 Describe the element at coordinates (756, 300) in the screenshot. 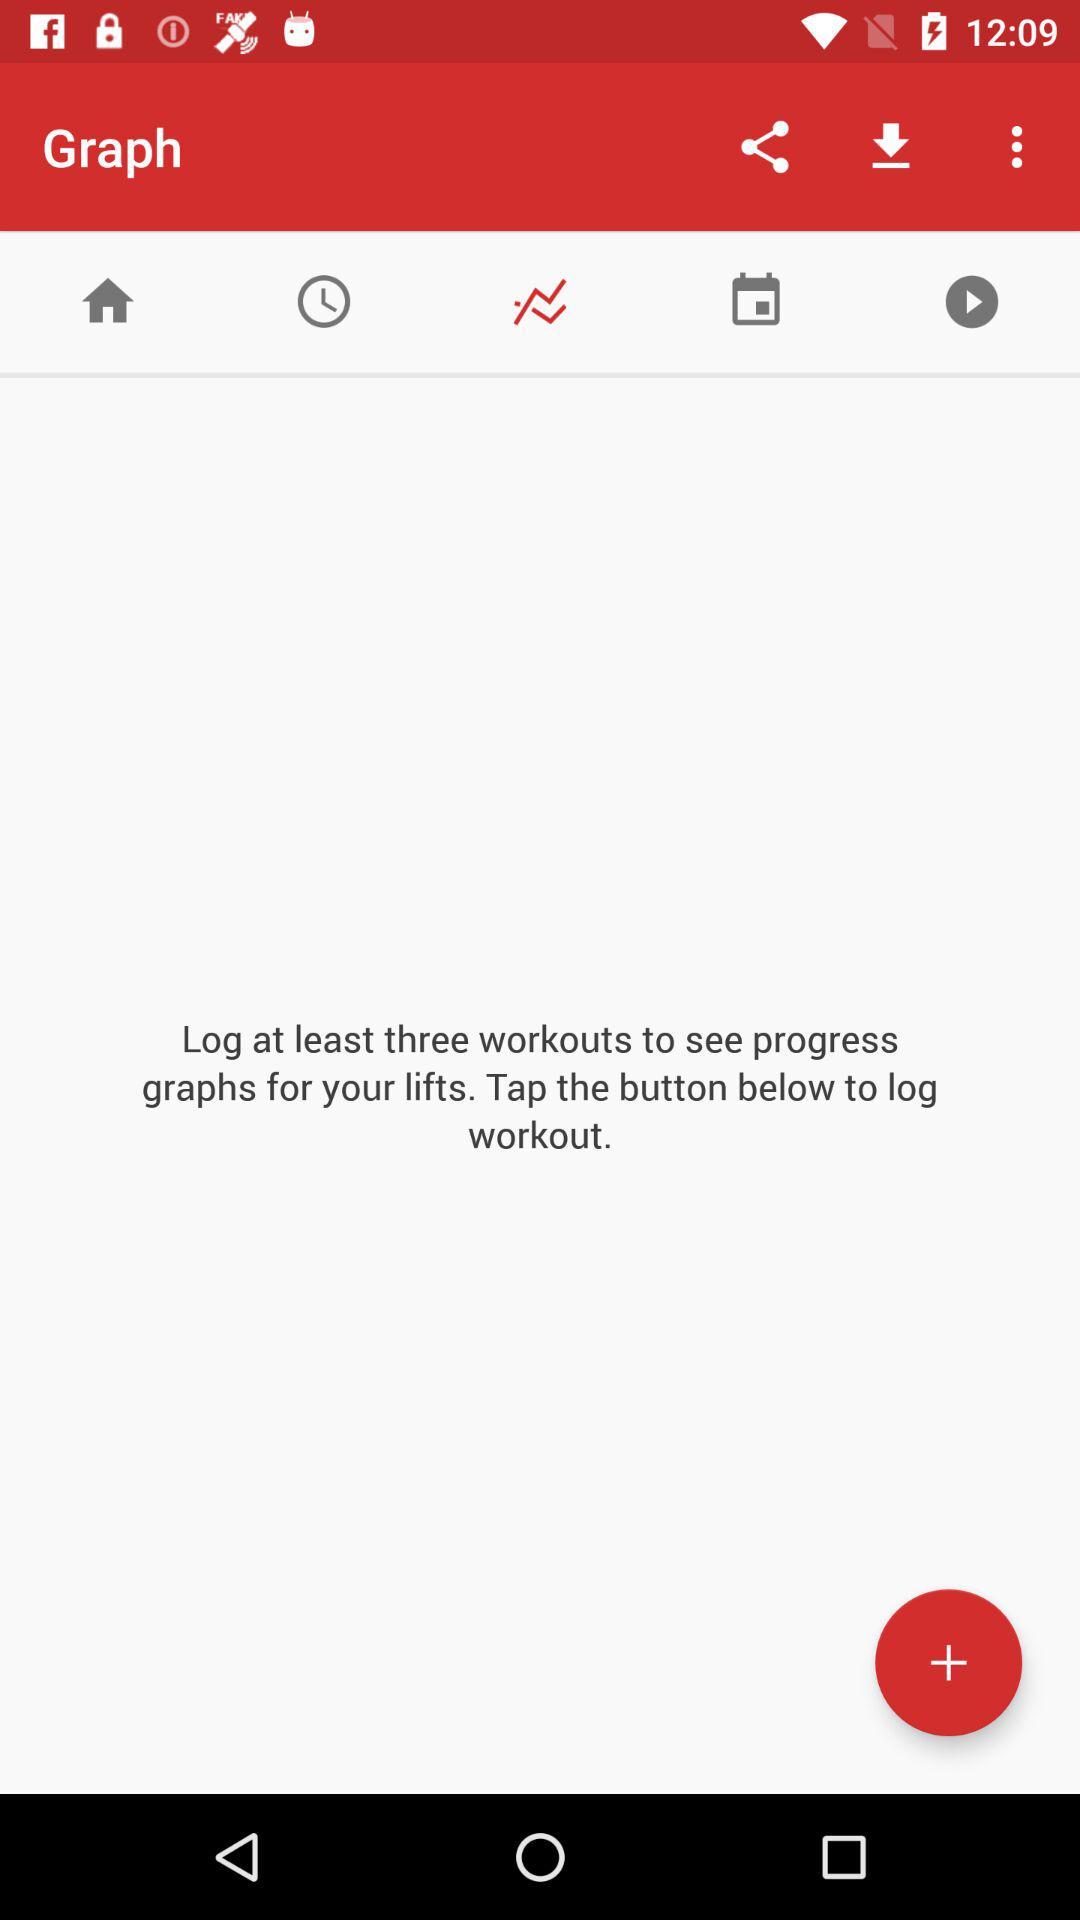

I see `calendar` at that location.